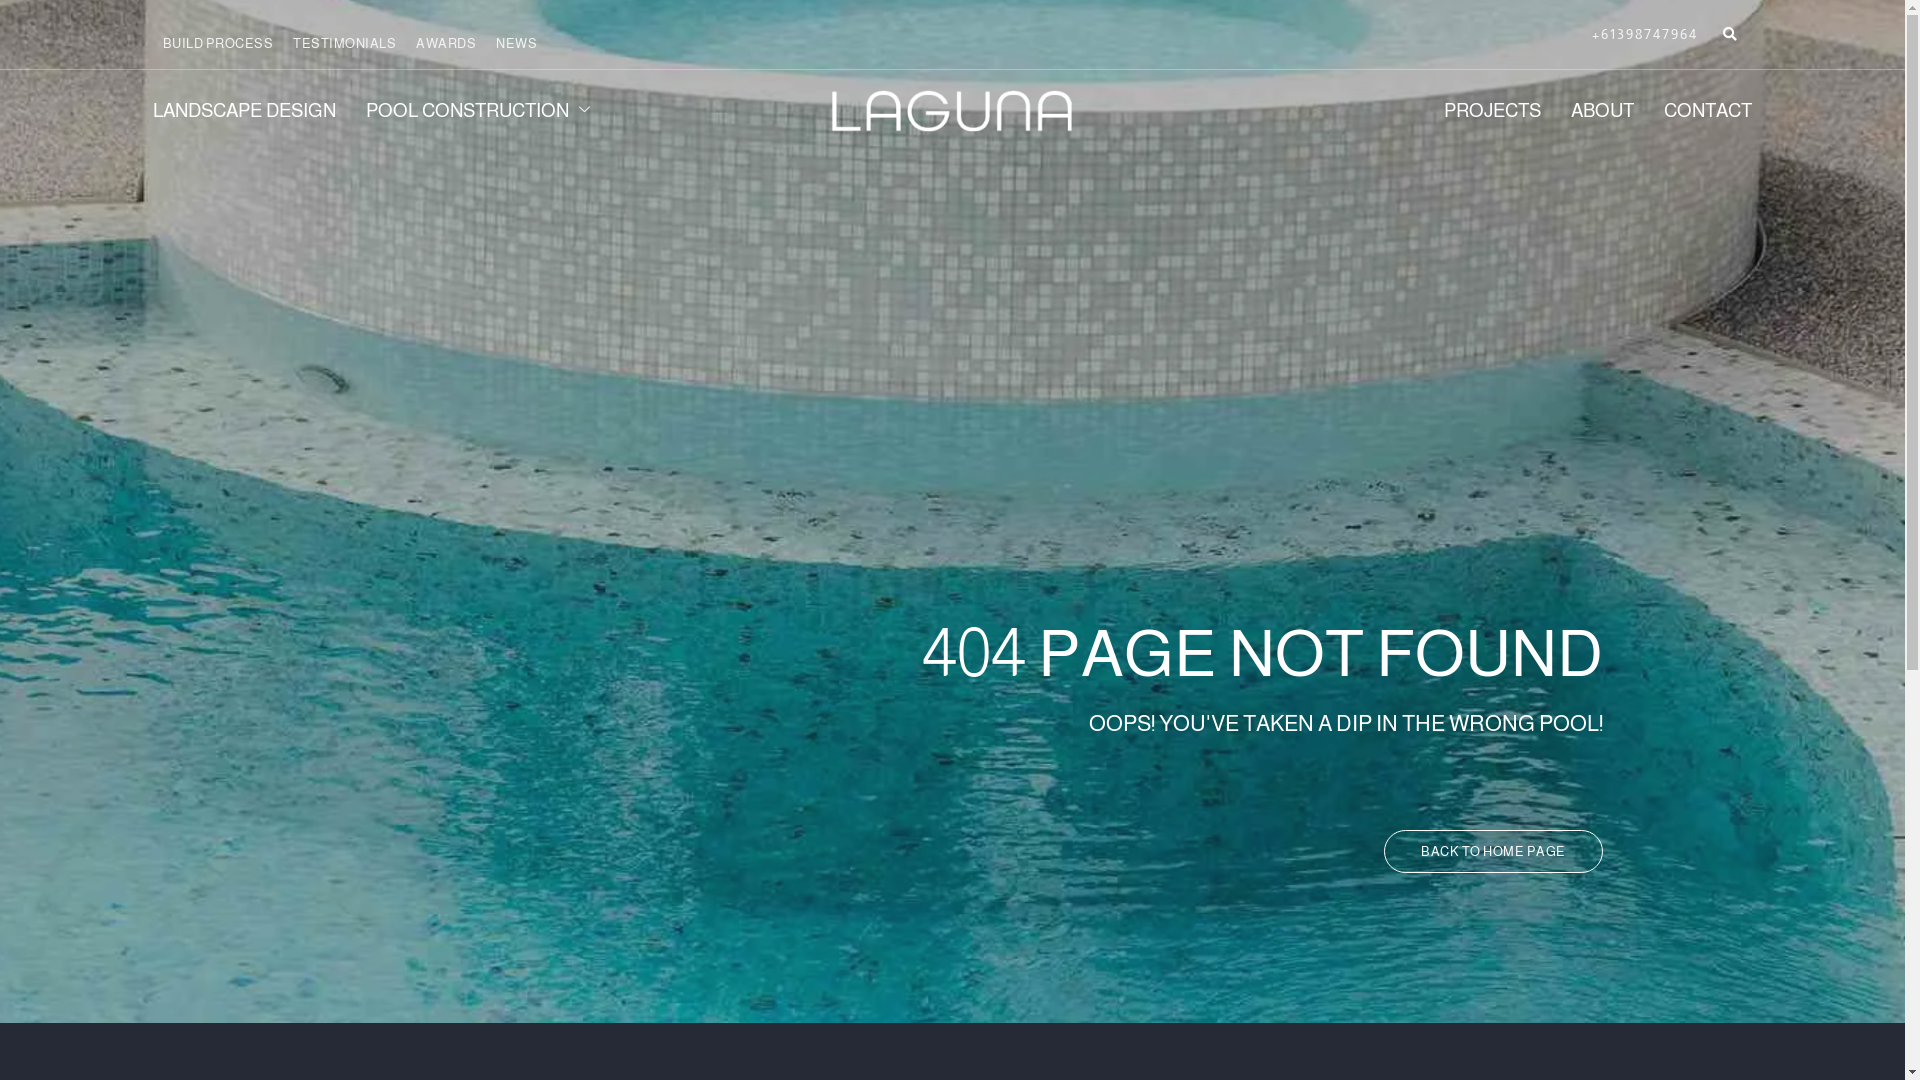 This screenshot has width=1920, height=1080. Describe the element at coordinates (415, 44) in the screenshot. I see `'AWARDS'` at that location.